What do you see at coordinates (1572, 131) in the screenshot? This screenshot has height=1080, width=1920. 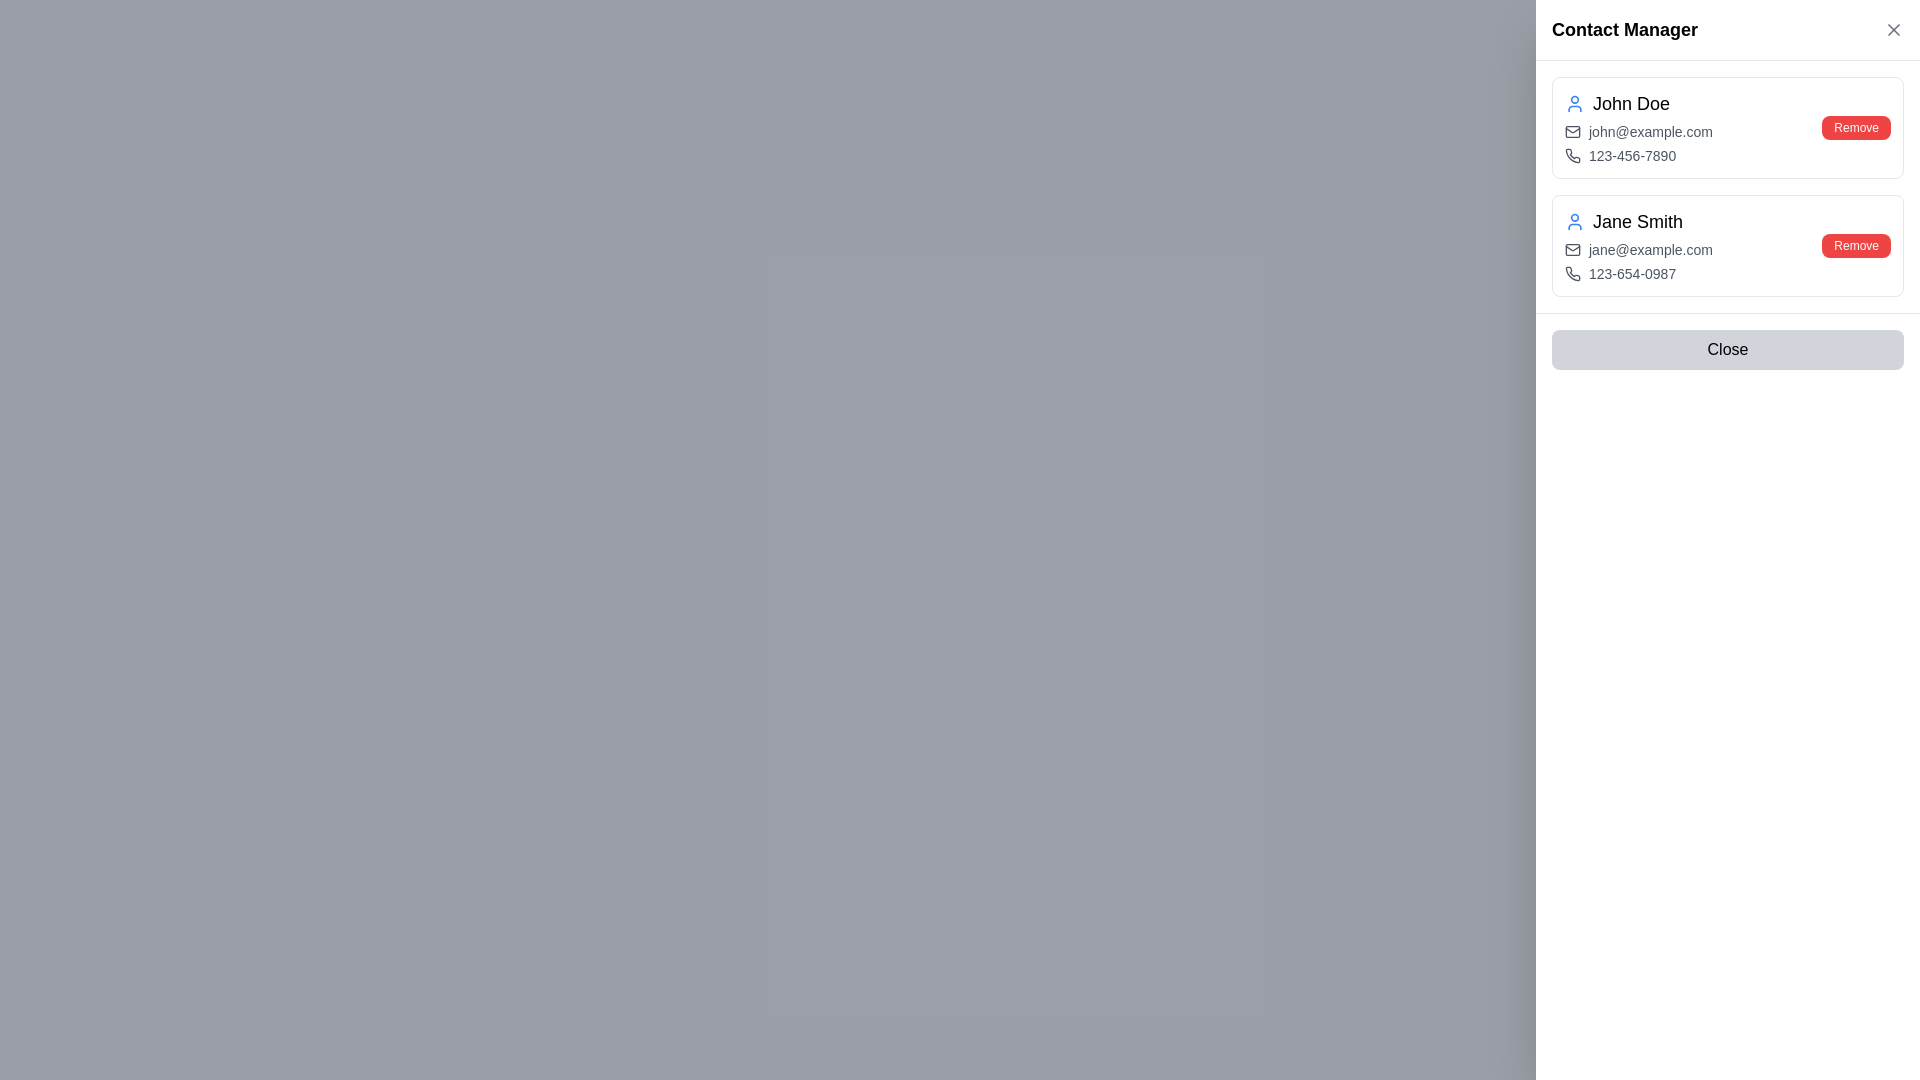 I see `the email icon shaped like a horizontal envelope, located adjacent to the left of the email address 'john@example.com' in the Contact Manager interface` at bounding box center [1572, 131].